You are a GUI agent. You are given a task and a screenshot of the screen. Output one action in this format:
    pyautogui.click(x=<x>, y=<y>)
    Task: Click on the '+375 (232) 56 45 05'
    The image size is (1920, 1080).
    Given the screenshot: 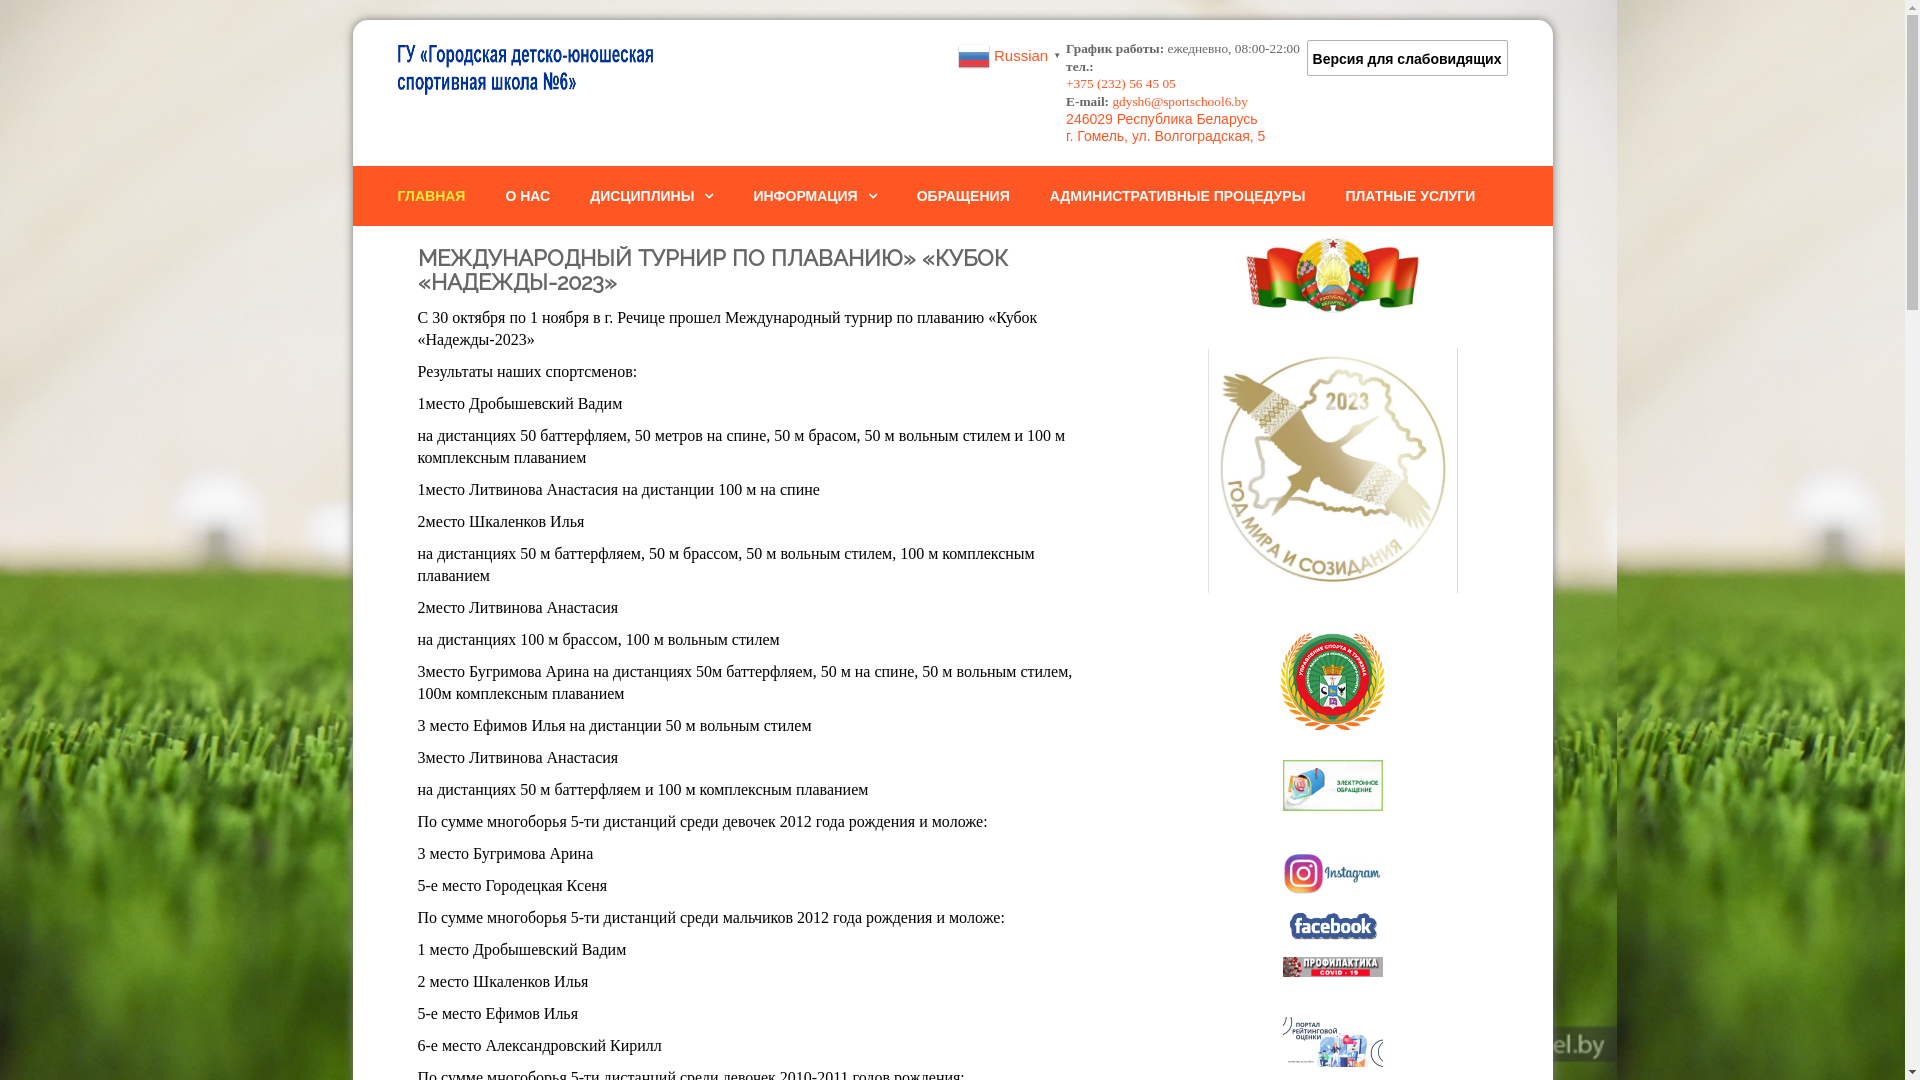 What is the action you would take?
    pyautogui.click(x=1121, y=82)
    